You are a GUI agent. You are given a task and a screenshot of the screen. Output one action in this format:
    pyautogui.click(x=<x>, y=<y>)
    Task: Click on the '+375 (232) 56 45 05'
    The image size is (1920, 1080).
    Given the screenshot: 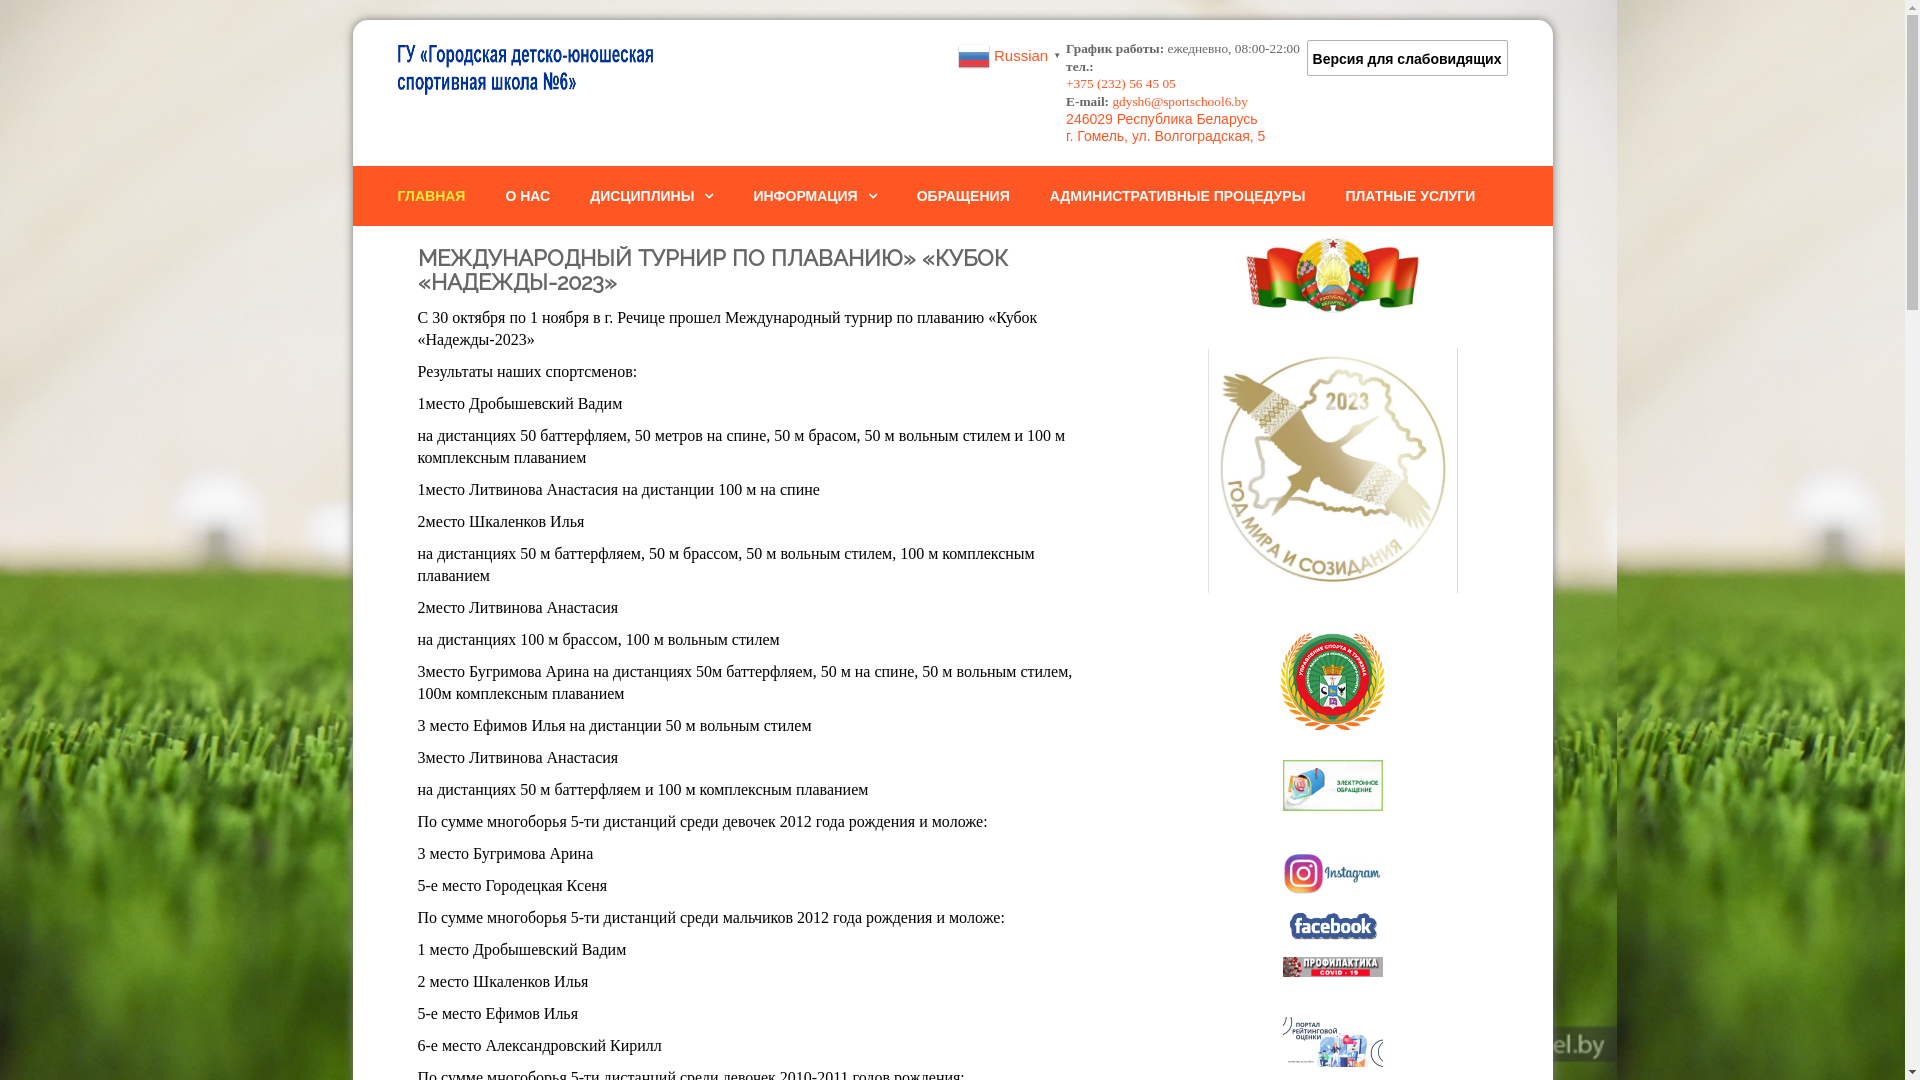 What is the action you would take?
    pyautogui.click(x=1121, y=82)
    